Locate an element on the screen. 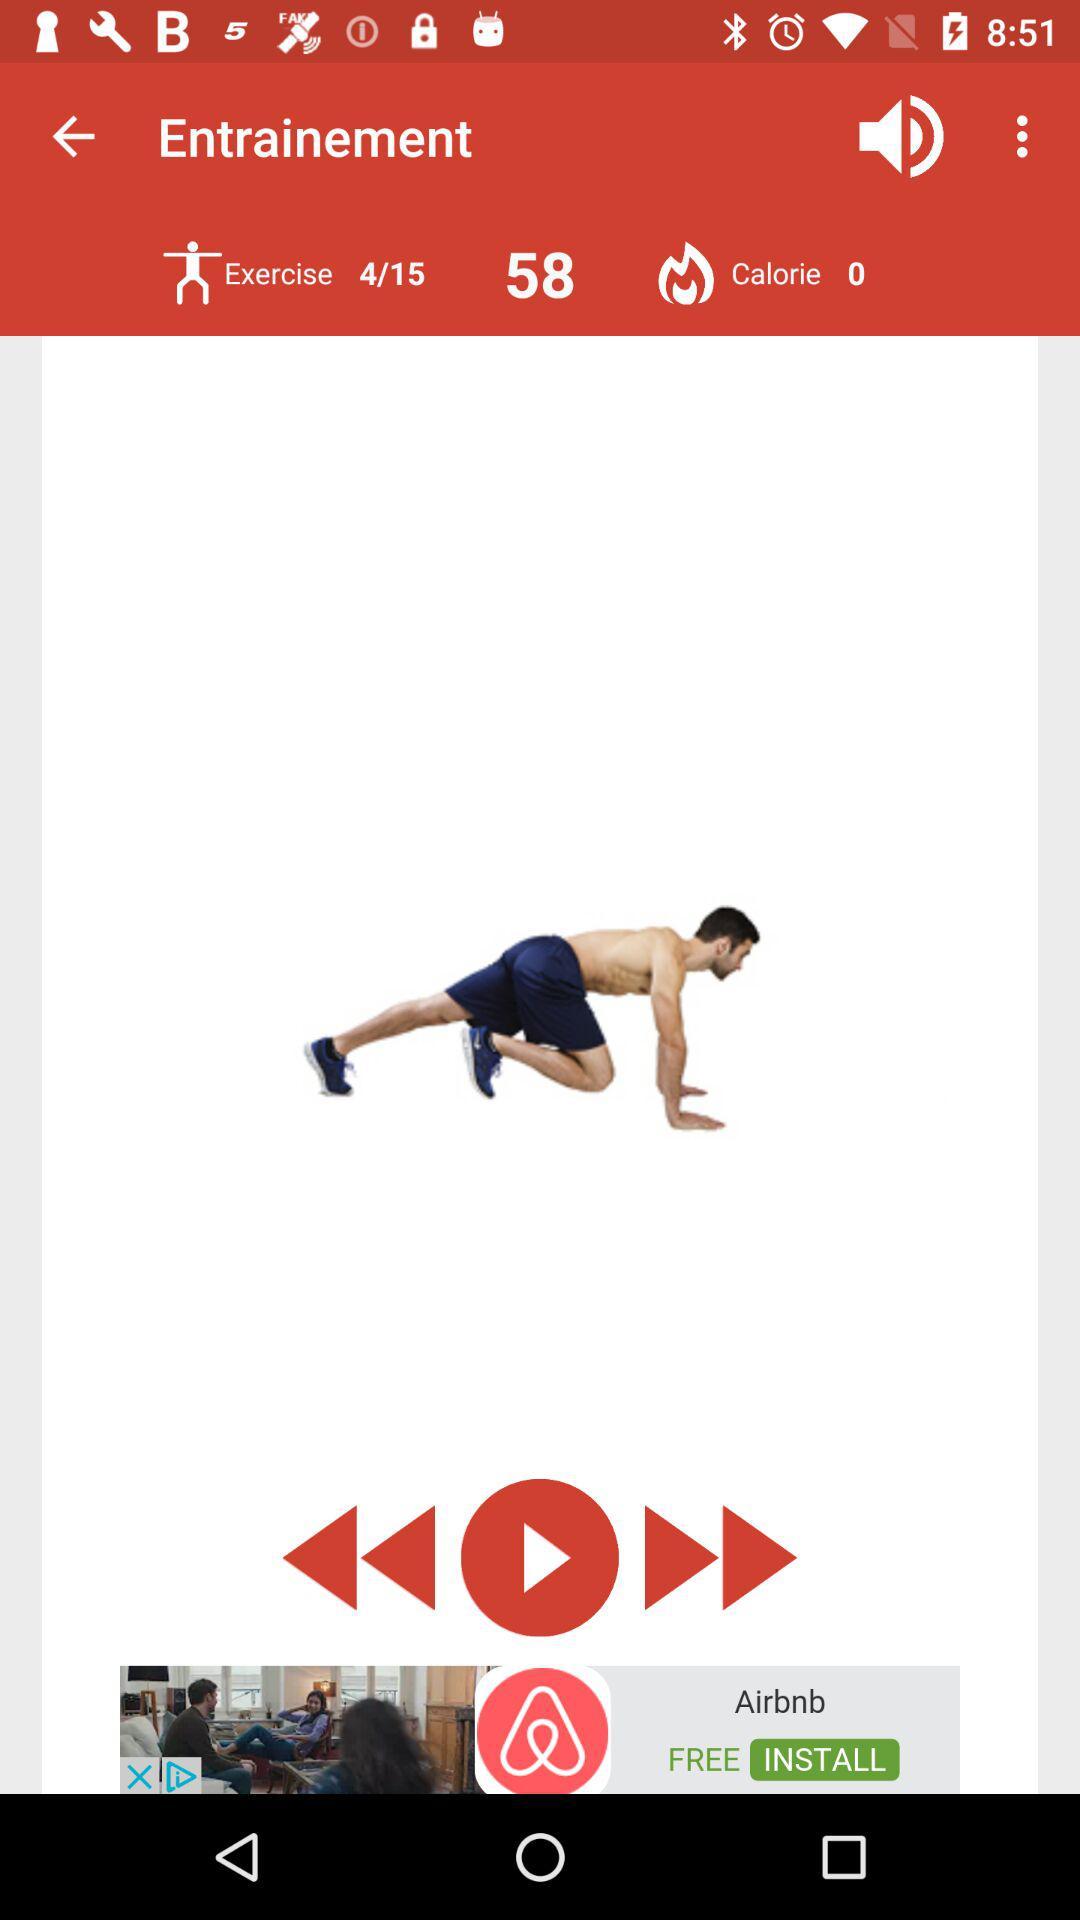  install airbnb is located at coordinates (540, 1727).